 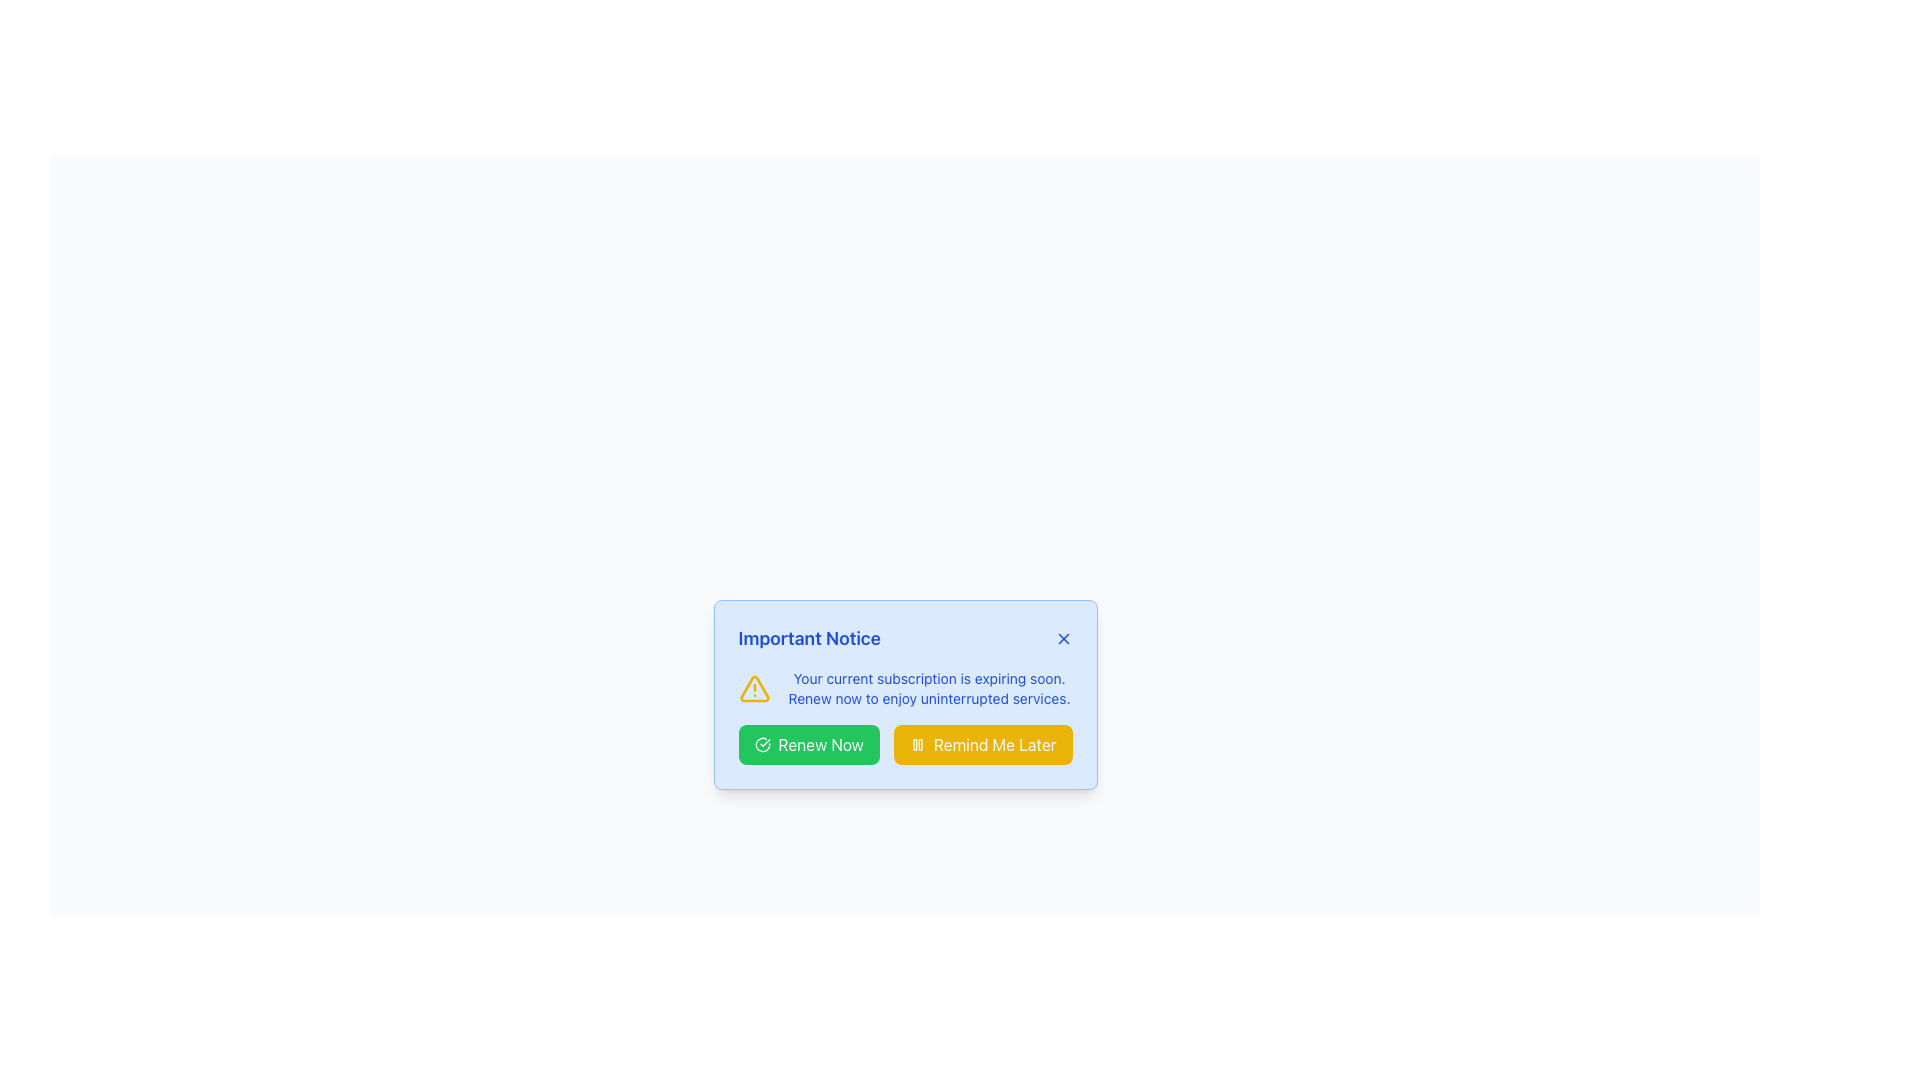 What do you see at coordinates (1062, 639) in the screenshot?
I see `the blue close button (an 'X' shape) located at the top-right corner of the 'Important Notice' header` at bounding box center [1062, 639].